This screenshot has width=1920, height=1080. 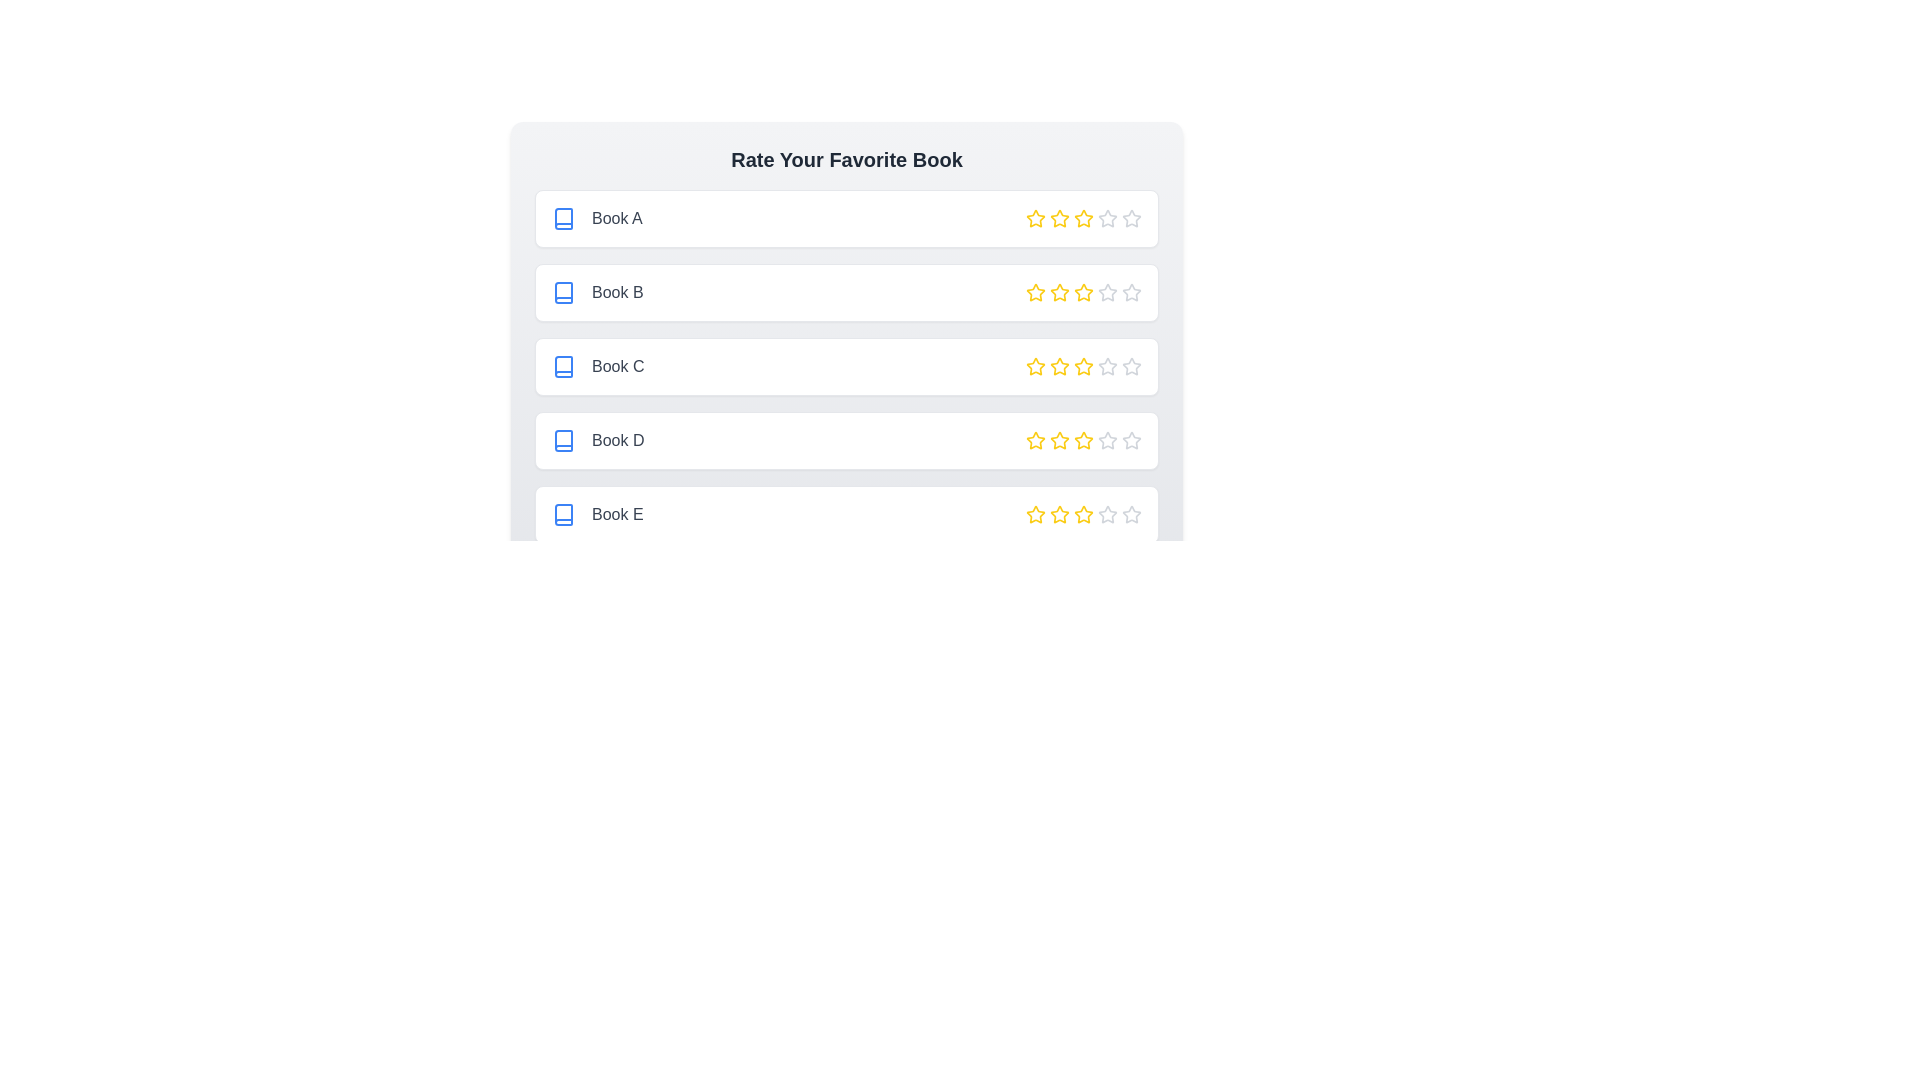 What do you see at coordinates (1036, 219) in the screenshot?
I see `the star corresponding to 1 stars for the book titled Book A` at bounding box center [1036, 219].